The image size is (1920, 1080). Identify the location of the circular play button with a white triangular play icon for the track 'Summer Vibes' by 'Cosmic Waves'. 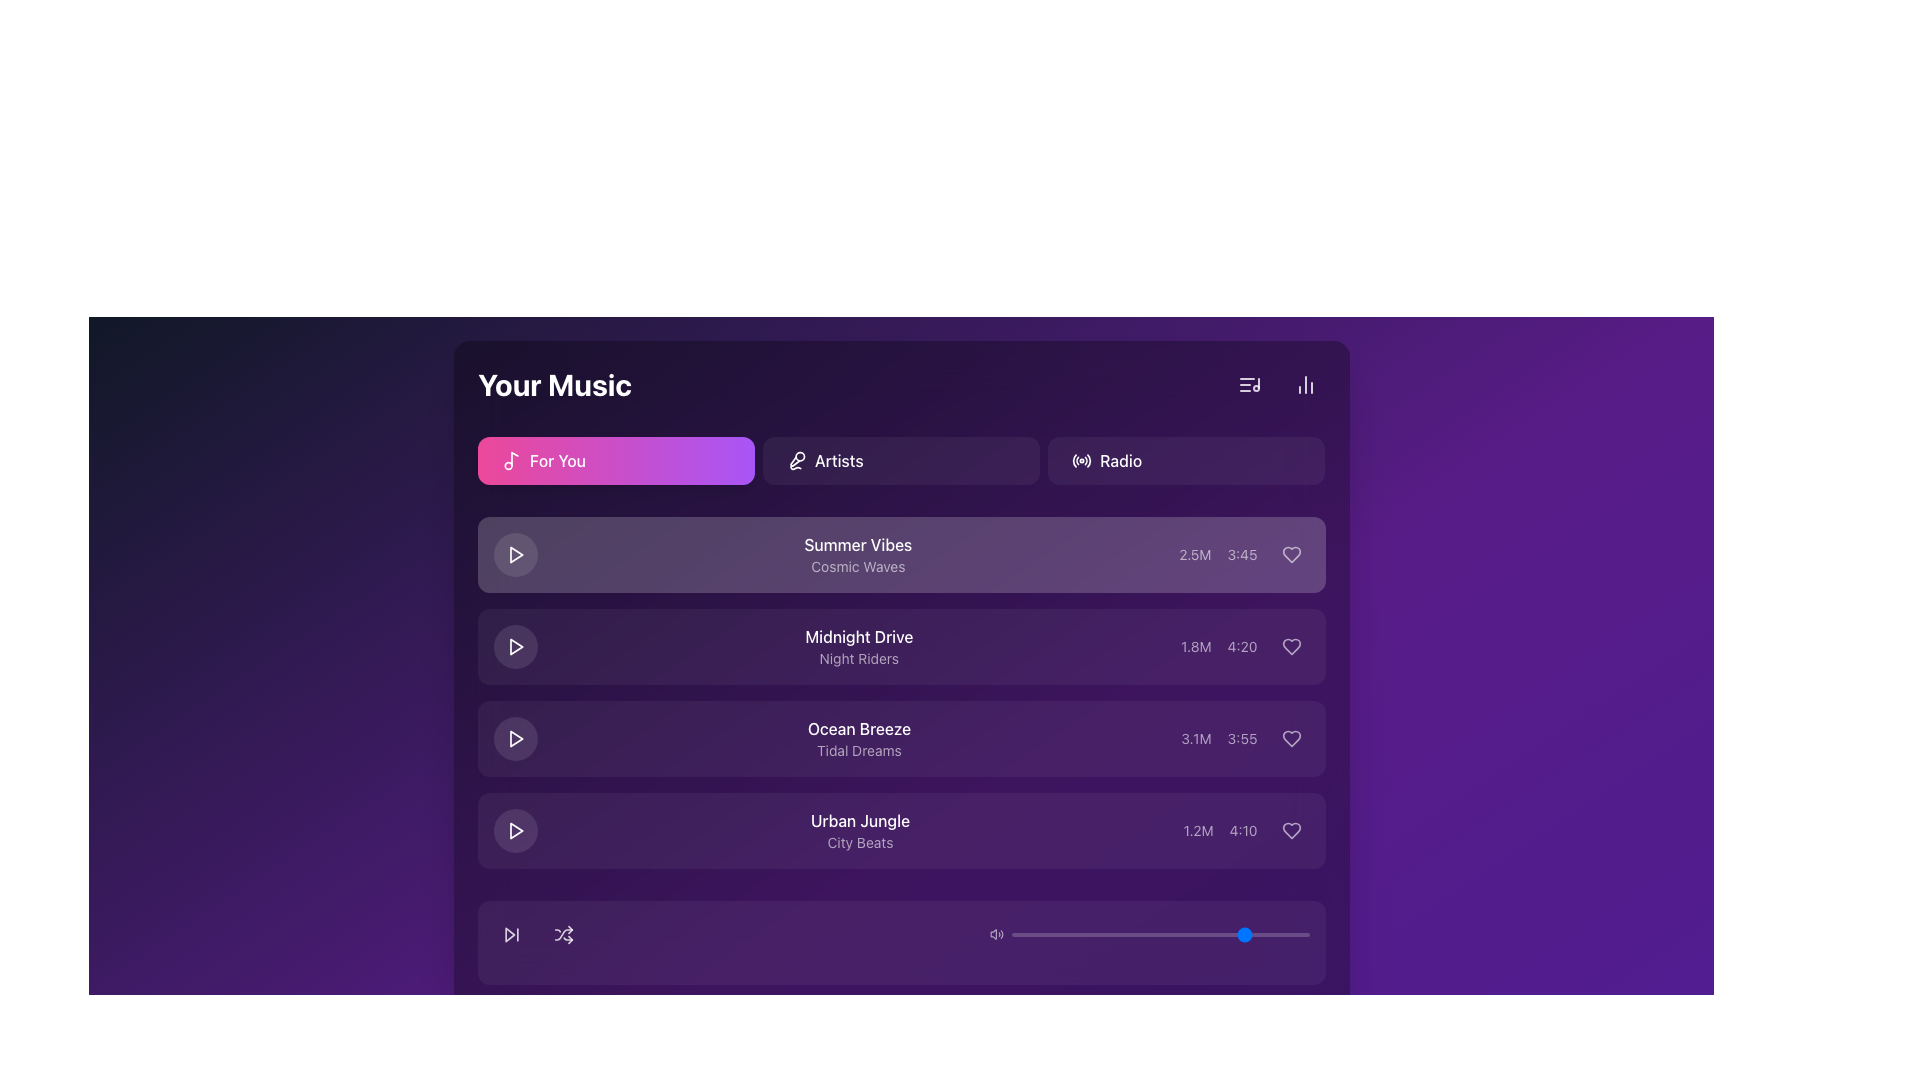
(515, 555).